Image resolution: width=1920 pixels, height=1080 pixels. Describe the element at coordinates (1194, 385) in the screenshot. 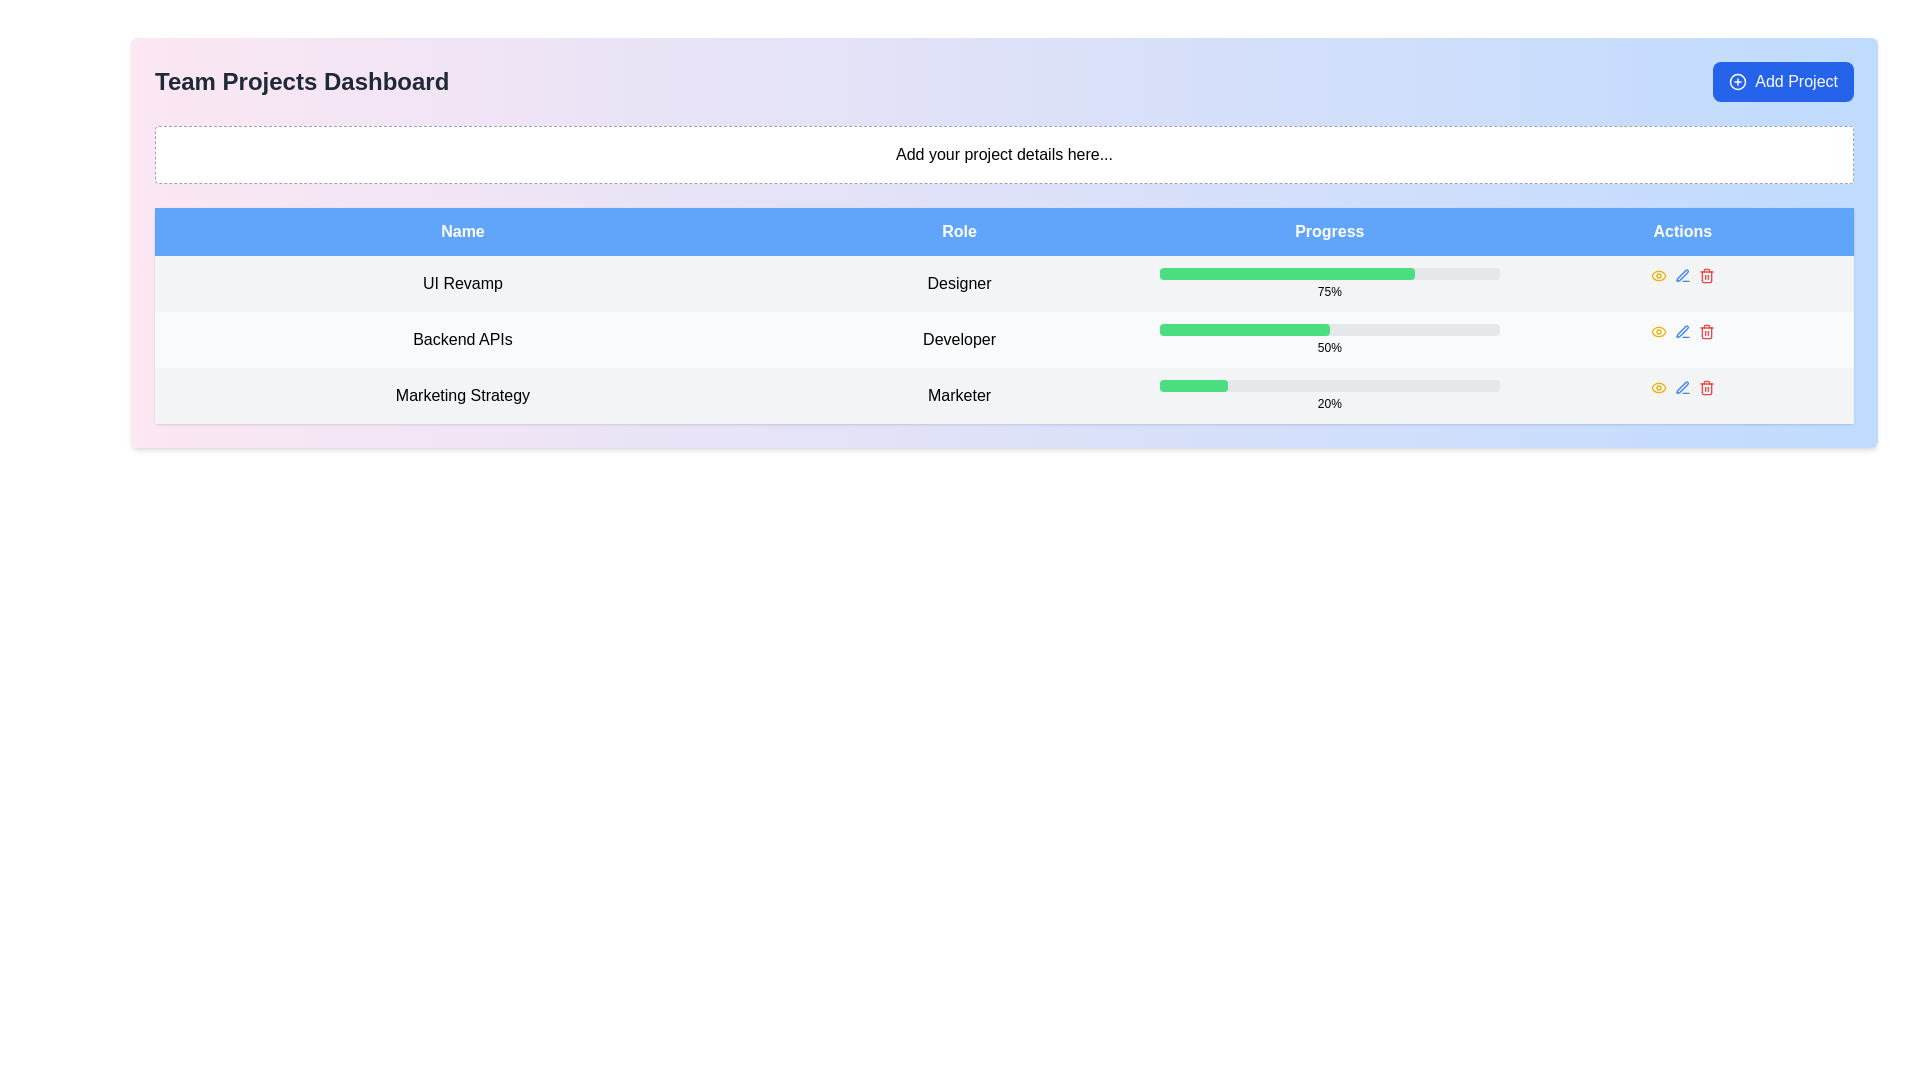

I see `the progress bar indicator representing 20% completion in the 'Progress' column of the 'Marketing Strategy' row in the 'Team Projects Dashboard' table` at that location.